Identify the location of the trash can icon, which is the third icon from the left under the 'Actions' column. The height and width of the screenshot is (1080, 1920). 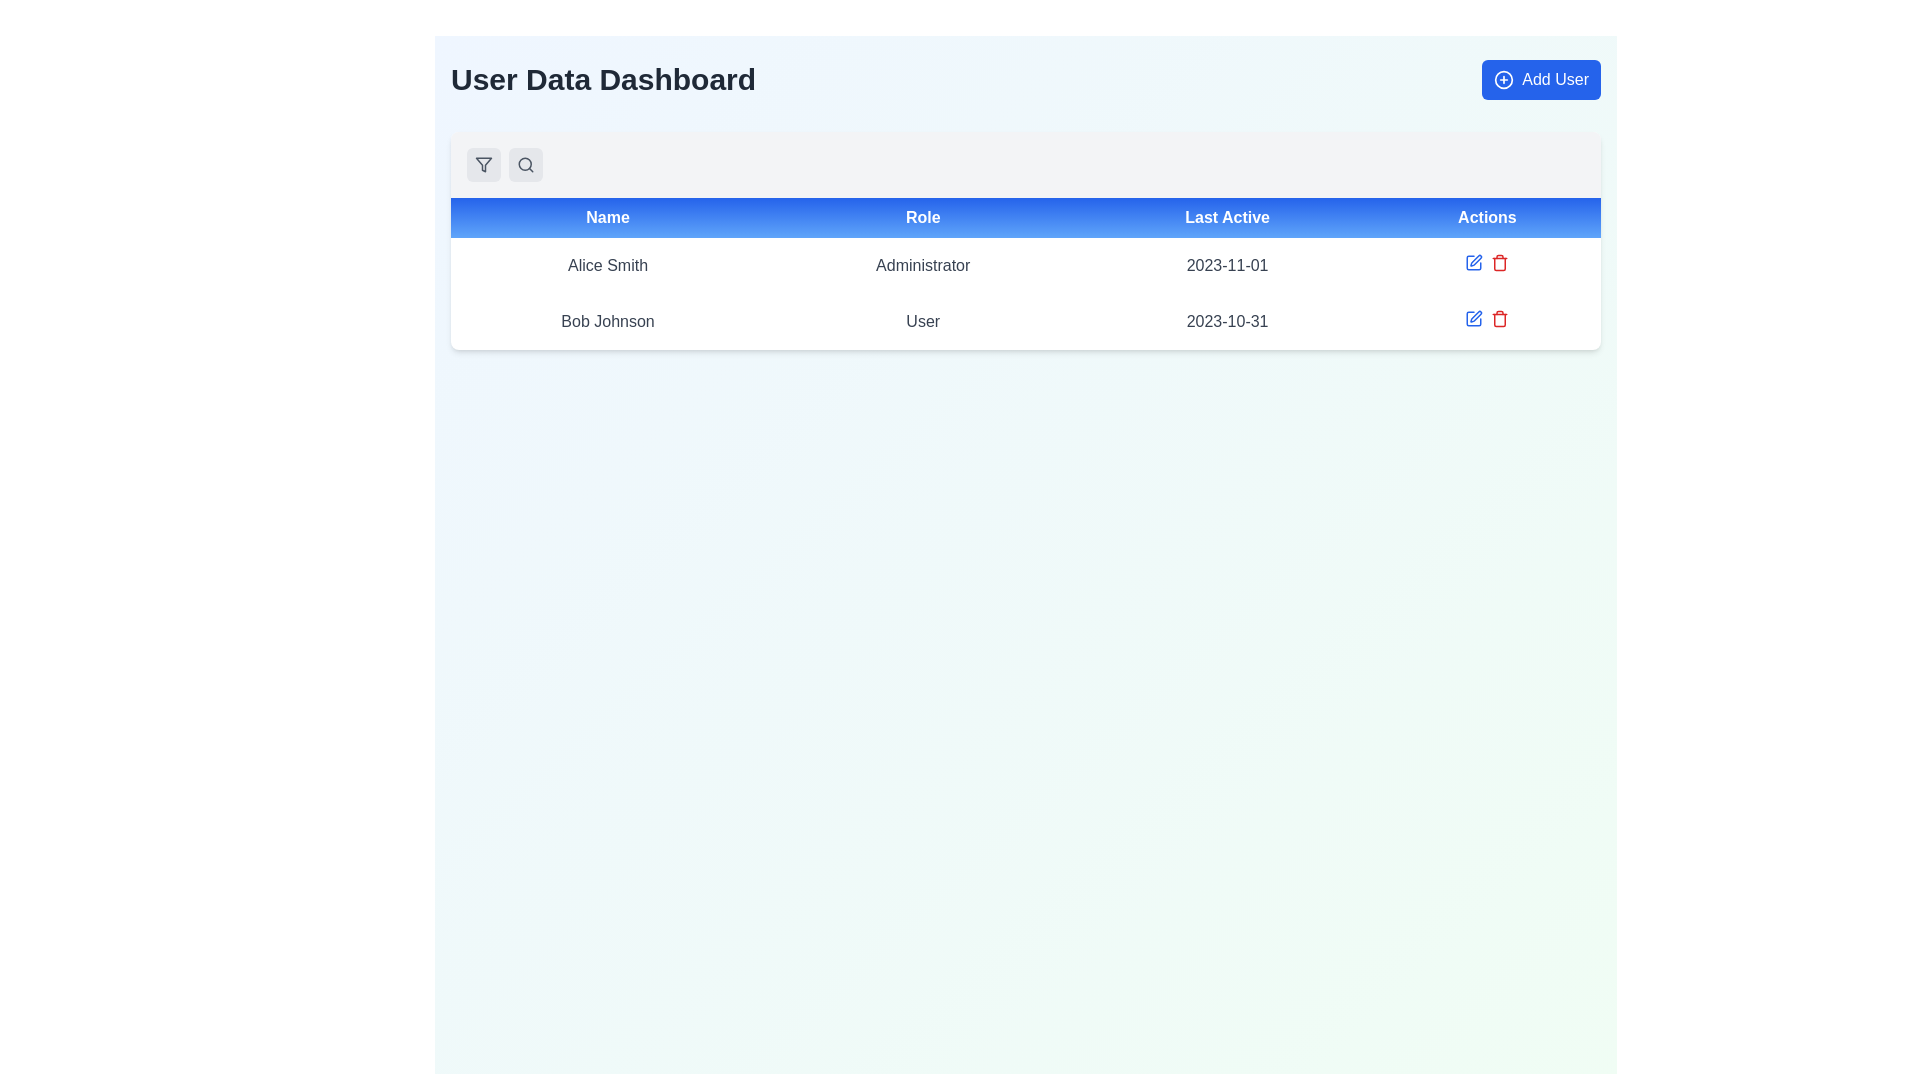
(1499, 261).